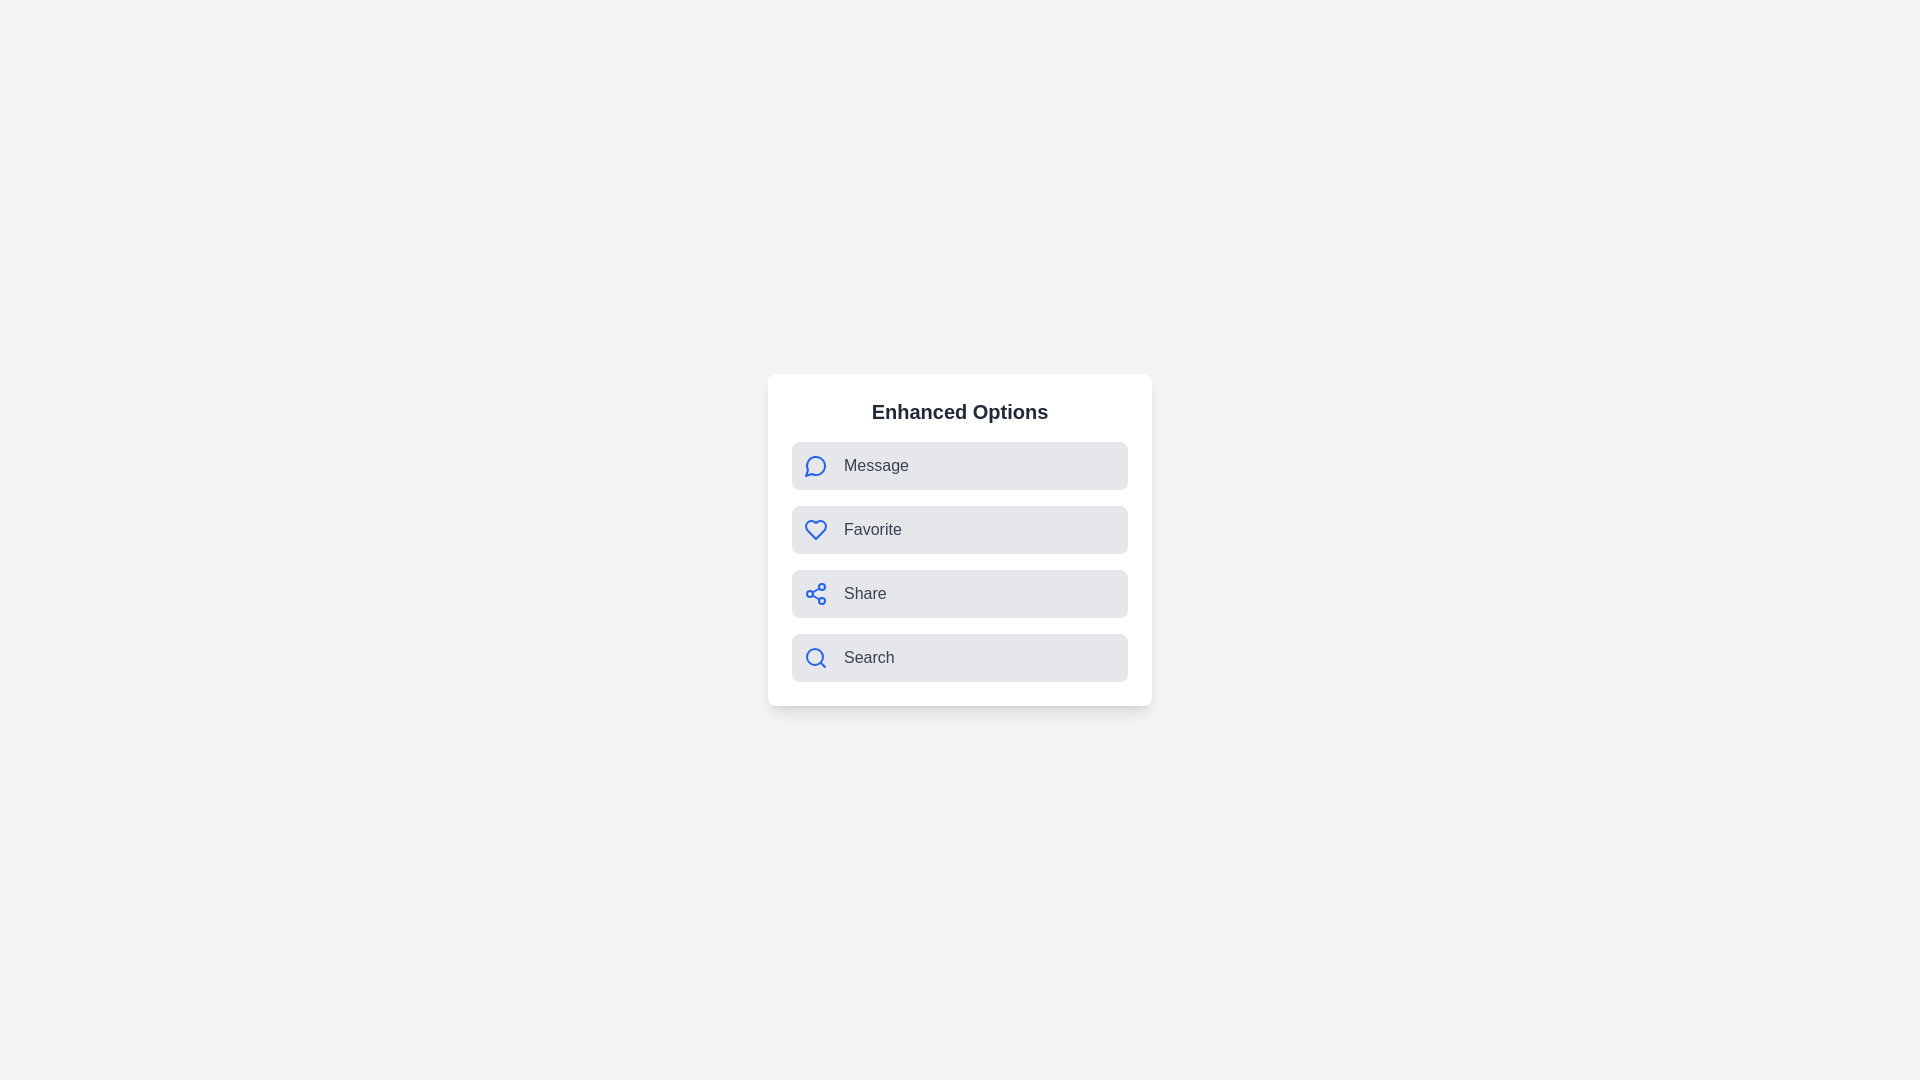 Image resolution: width=1920 pixels, height=1080 pixels. I want to click on the 'Favorite' option to trigger its functionality, so click(960, 528).